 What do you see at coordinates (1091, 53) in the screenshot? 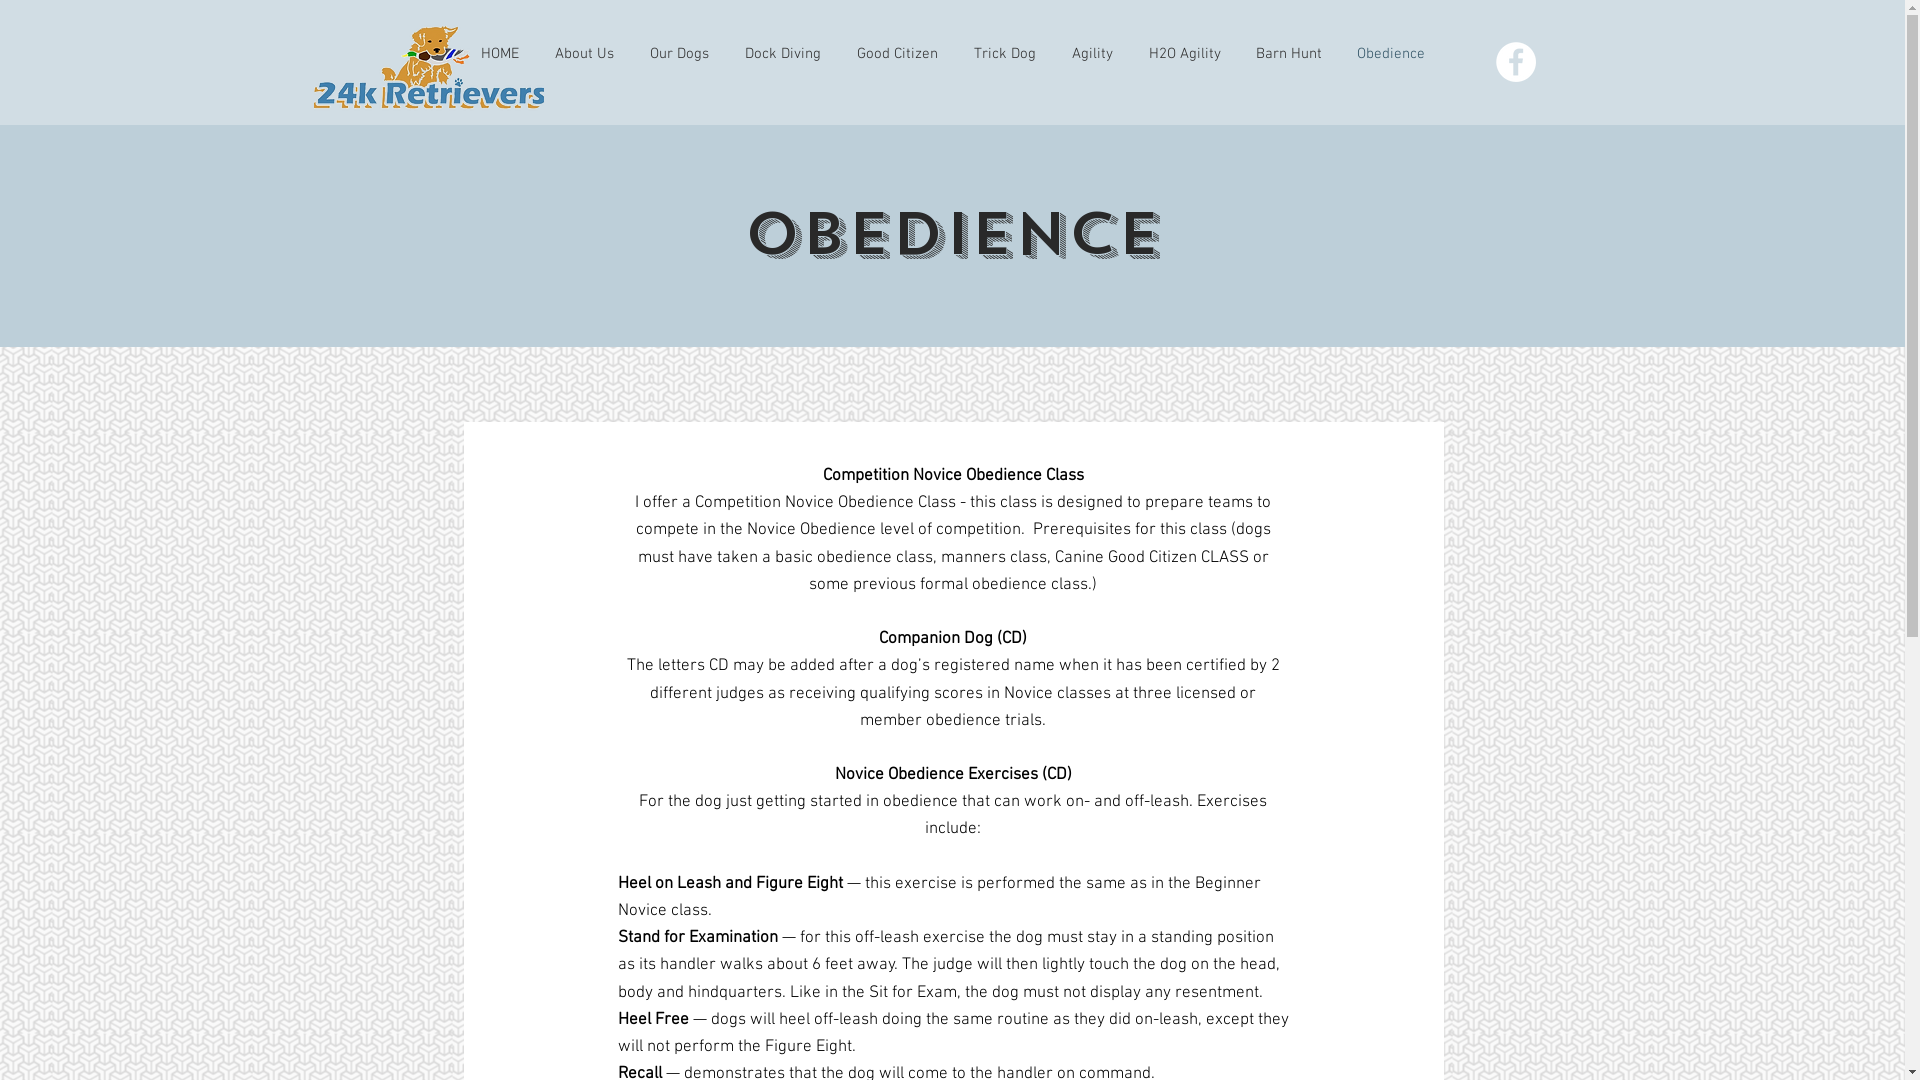
I see `'Agility'` at bounding box center [1091, 53].